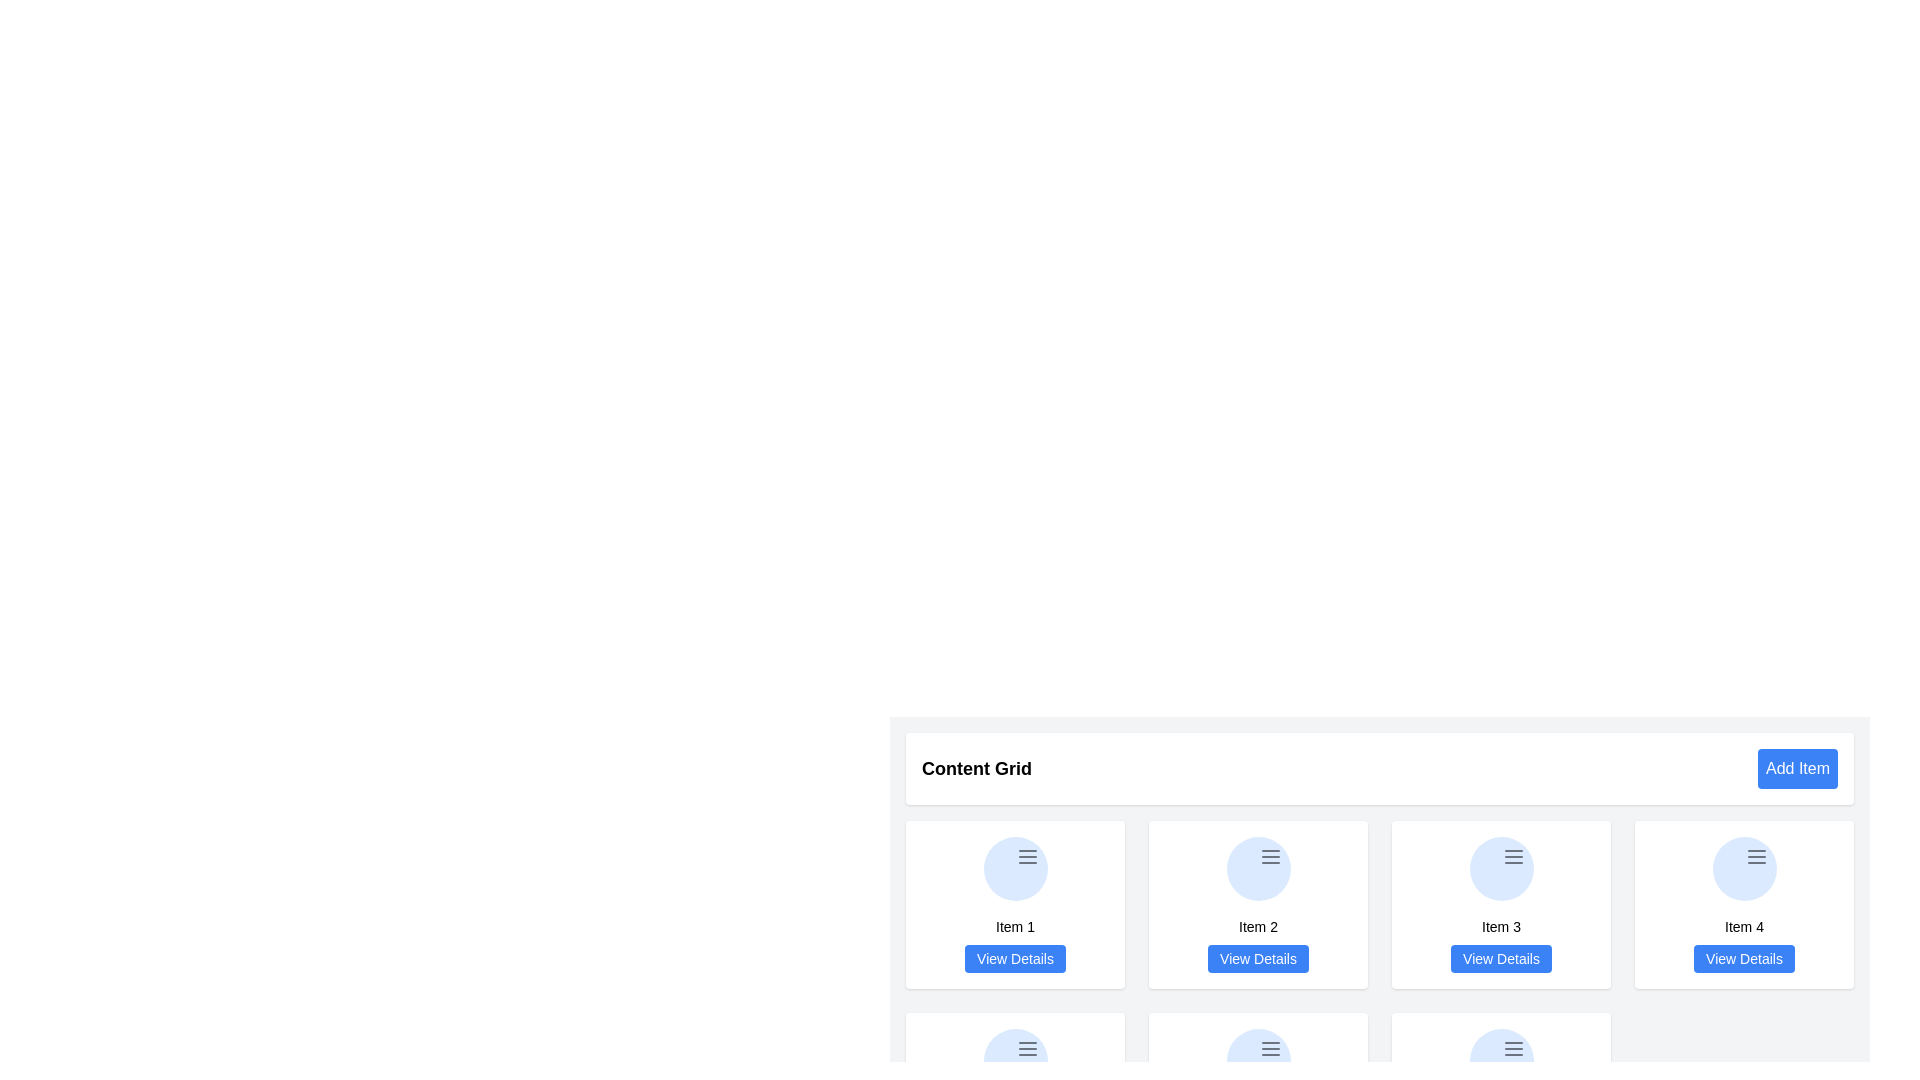 This screenshot has width=1920, height=1080. Describe the element at coordinates (1513, 855) in the screenshot. I see `the Icon button (menu trigger) represented by three horizontal gray lines in the header area of the 'Item 3' card` at that location.